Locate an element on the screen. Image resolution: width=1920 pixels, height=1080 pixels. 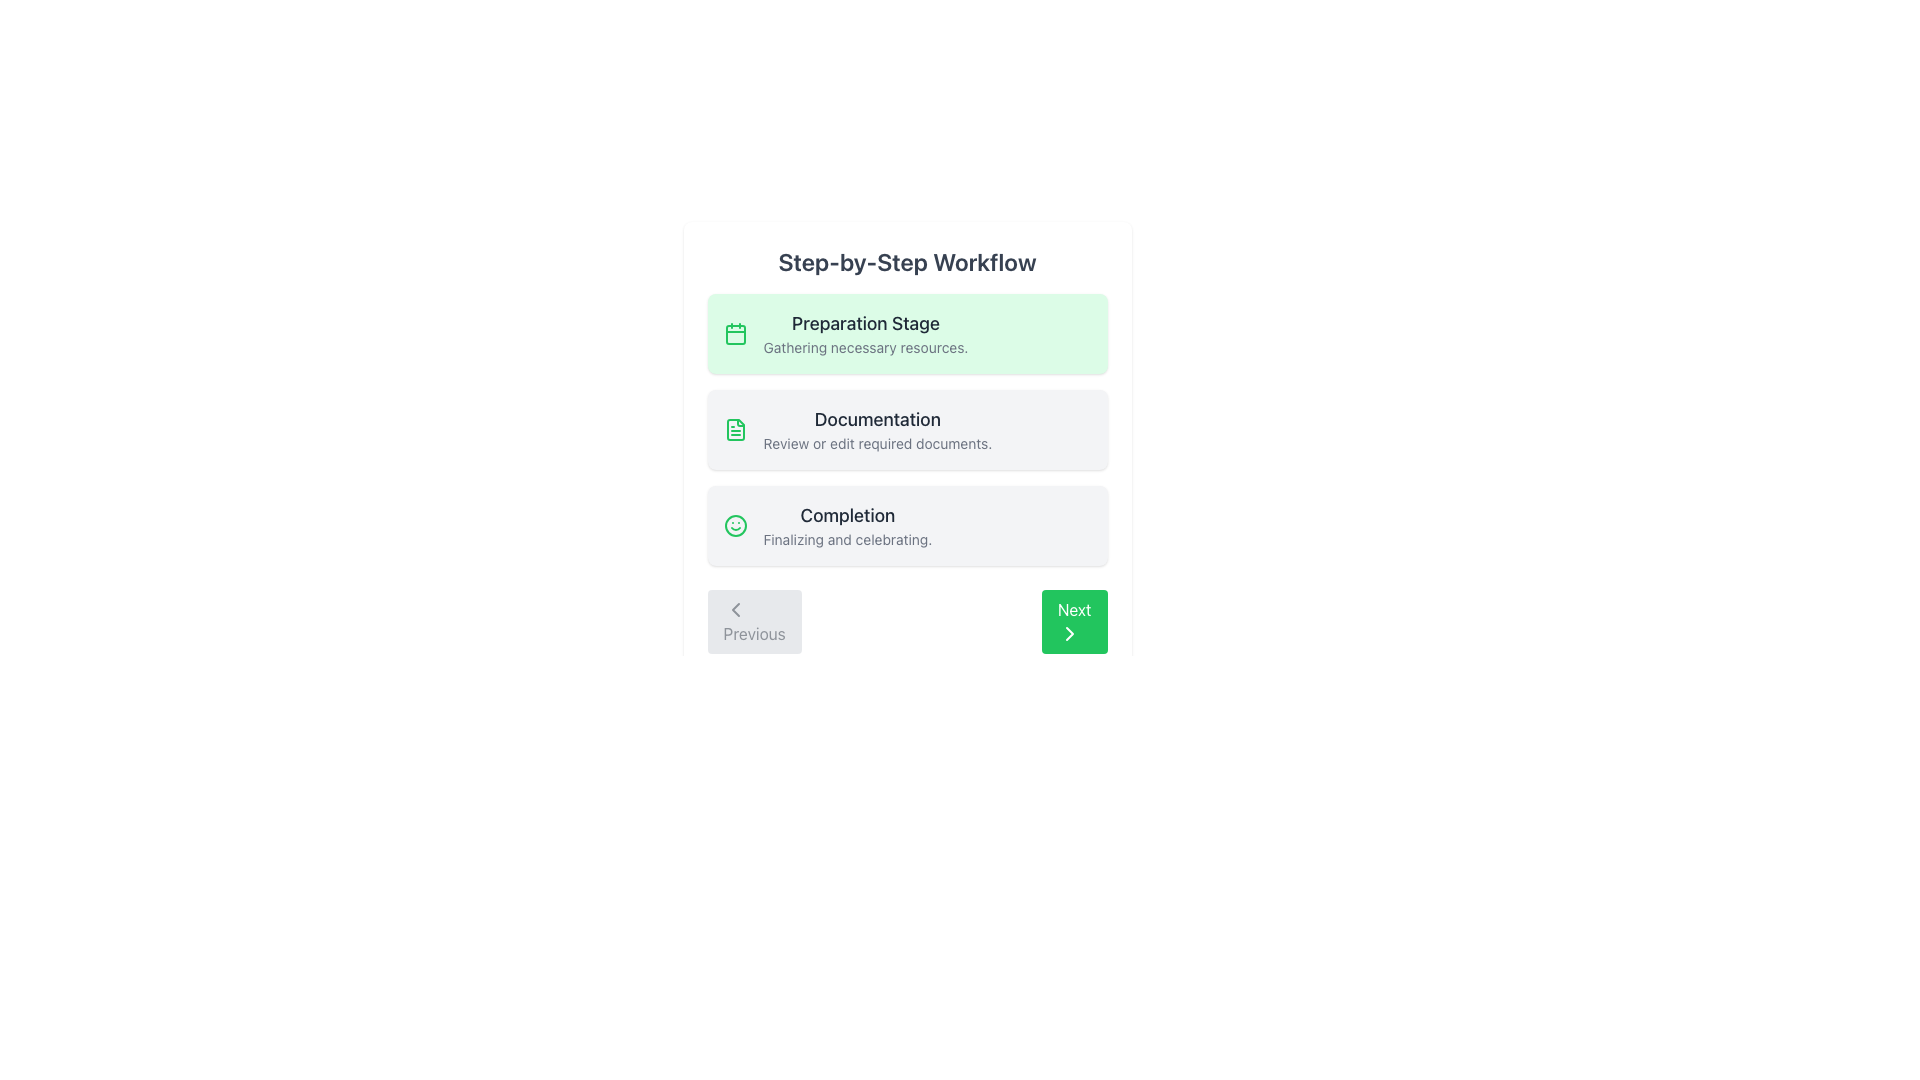
the informational card labeled 'Completion' in the 'Step-by-Step Workflow' interface, which is located in the third segment beneath the header and has a light gray background is located at coordinates (847, 524).